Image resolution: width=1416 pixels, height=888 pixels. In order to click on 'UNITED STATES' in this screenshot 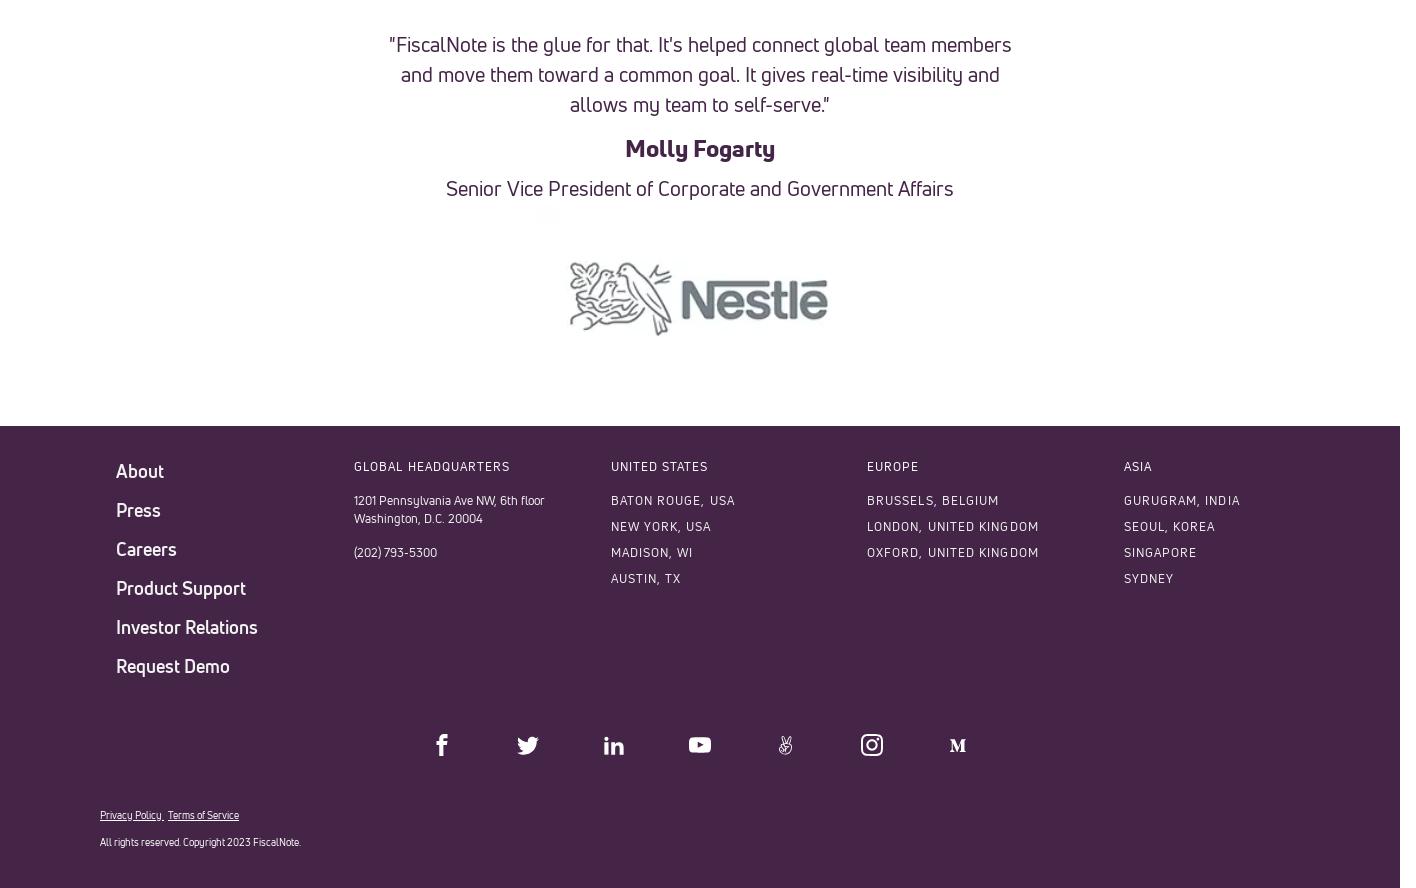, I will do `click(658, 465)`.